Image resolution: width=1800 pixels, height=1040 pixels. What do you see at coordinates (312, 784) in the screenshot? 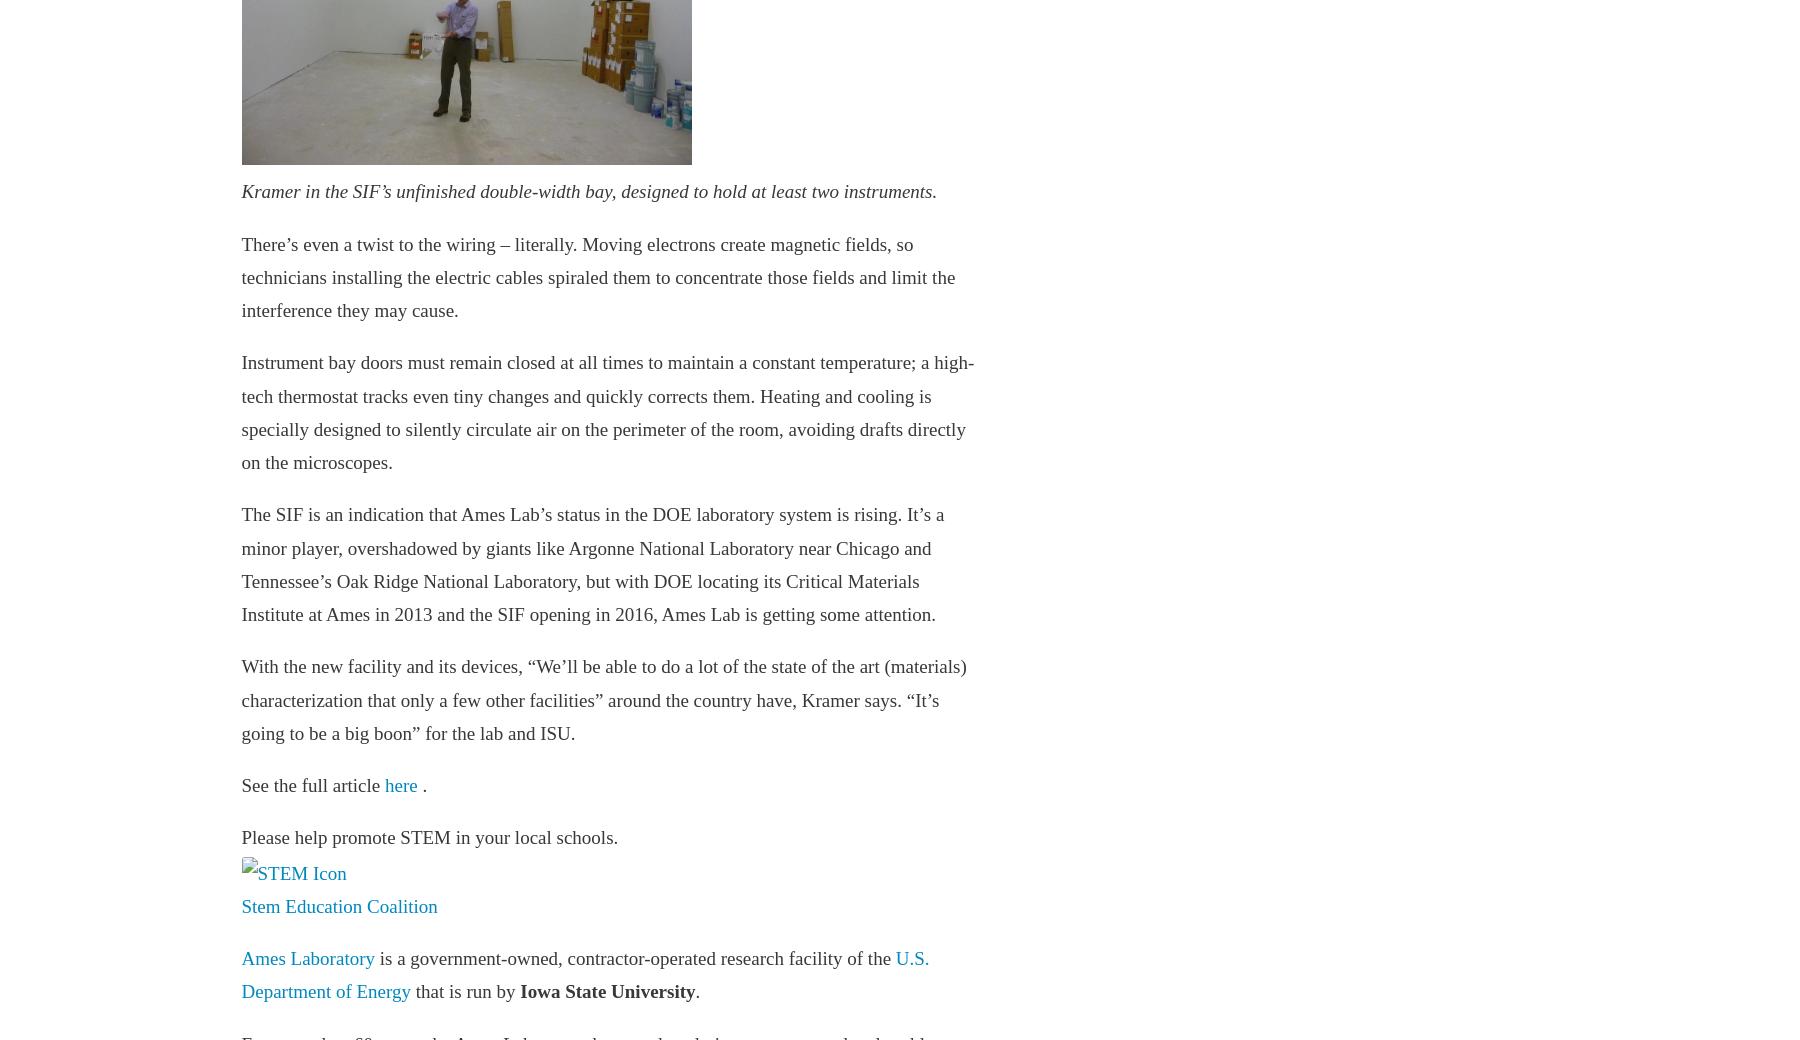
I see `'See the full article'` at bounding box center [312, 784].